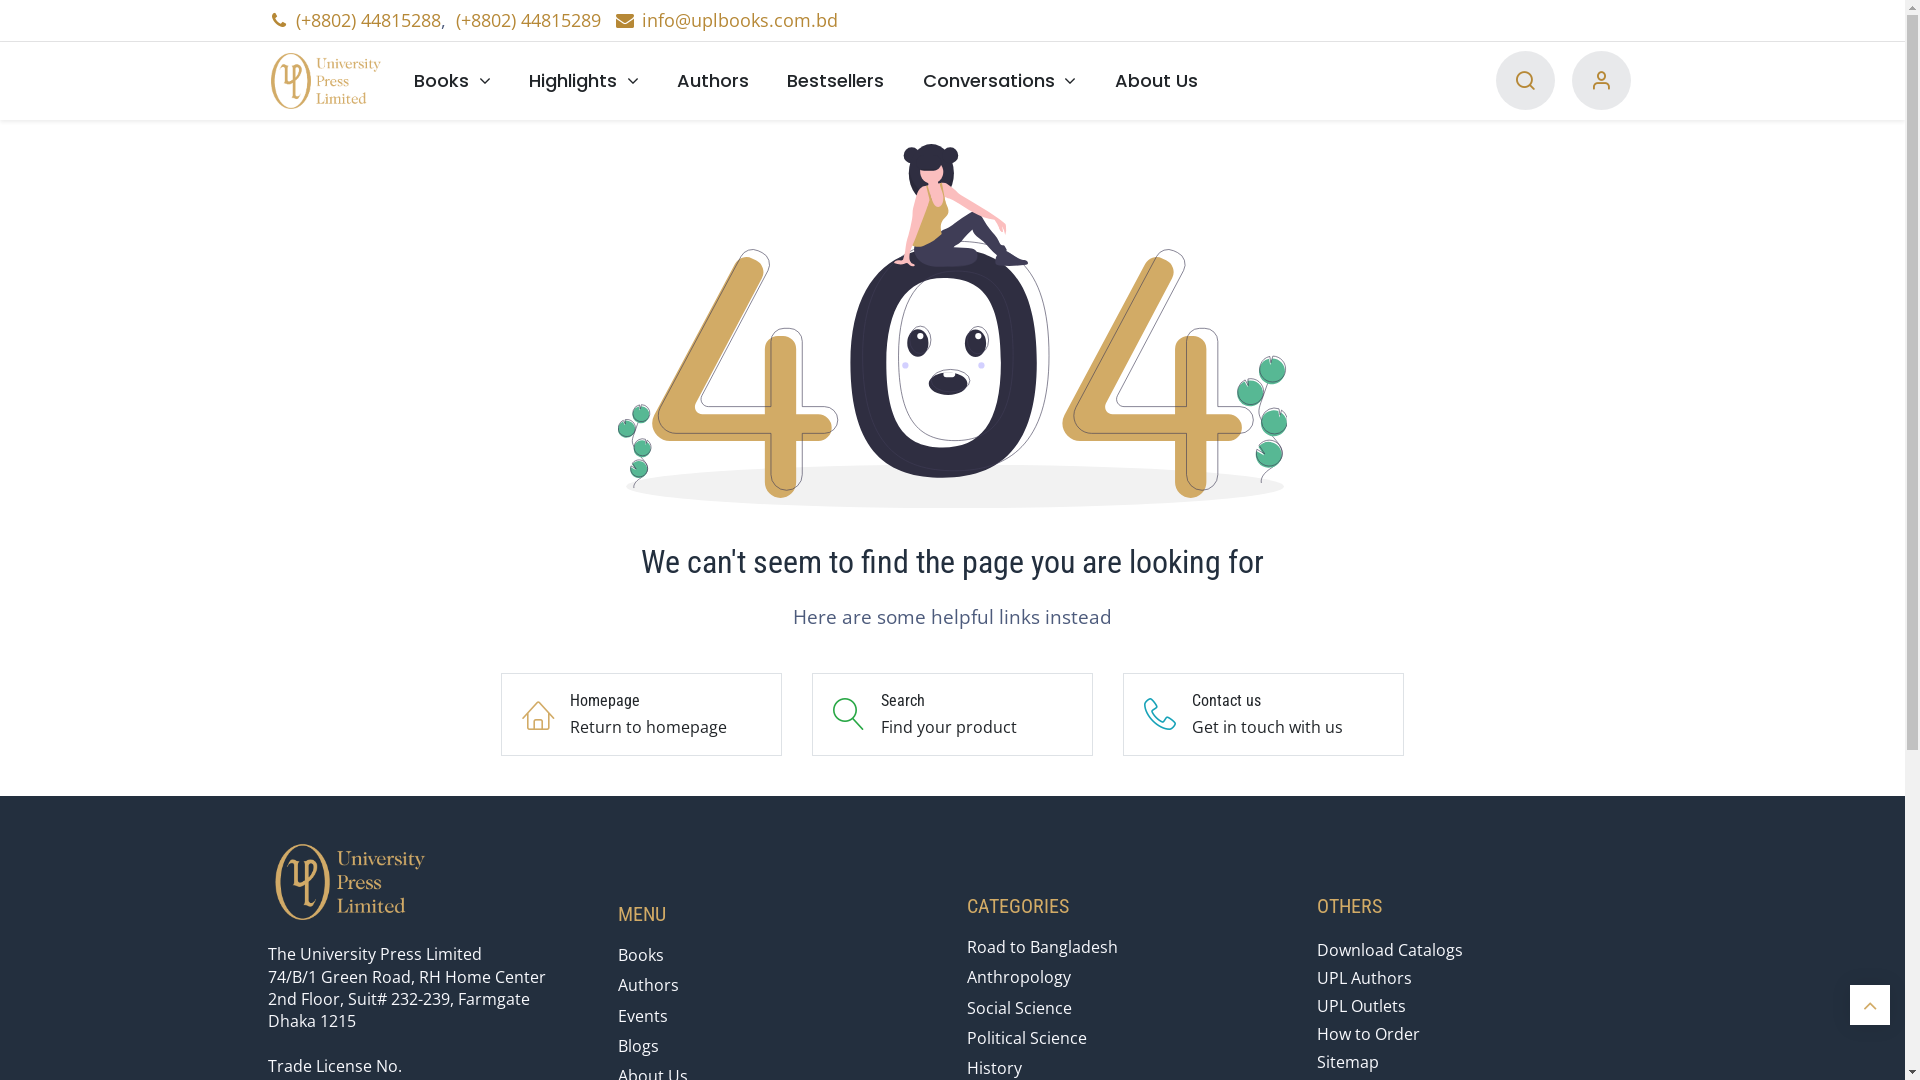 This screenshot has height=1080, width=1920. What do you see at coordinates (1041, 946) in the screenshot?
I see `'Road to Bangladesh'` at bounding box center [1041, 946].